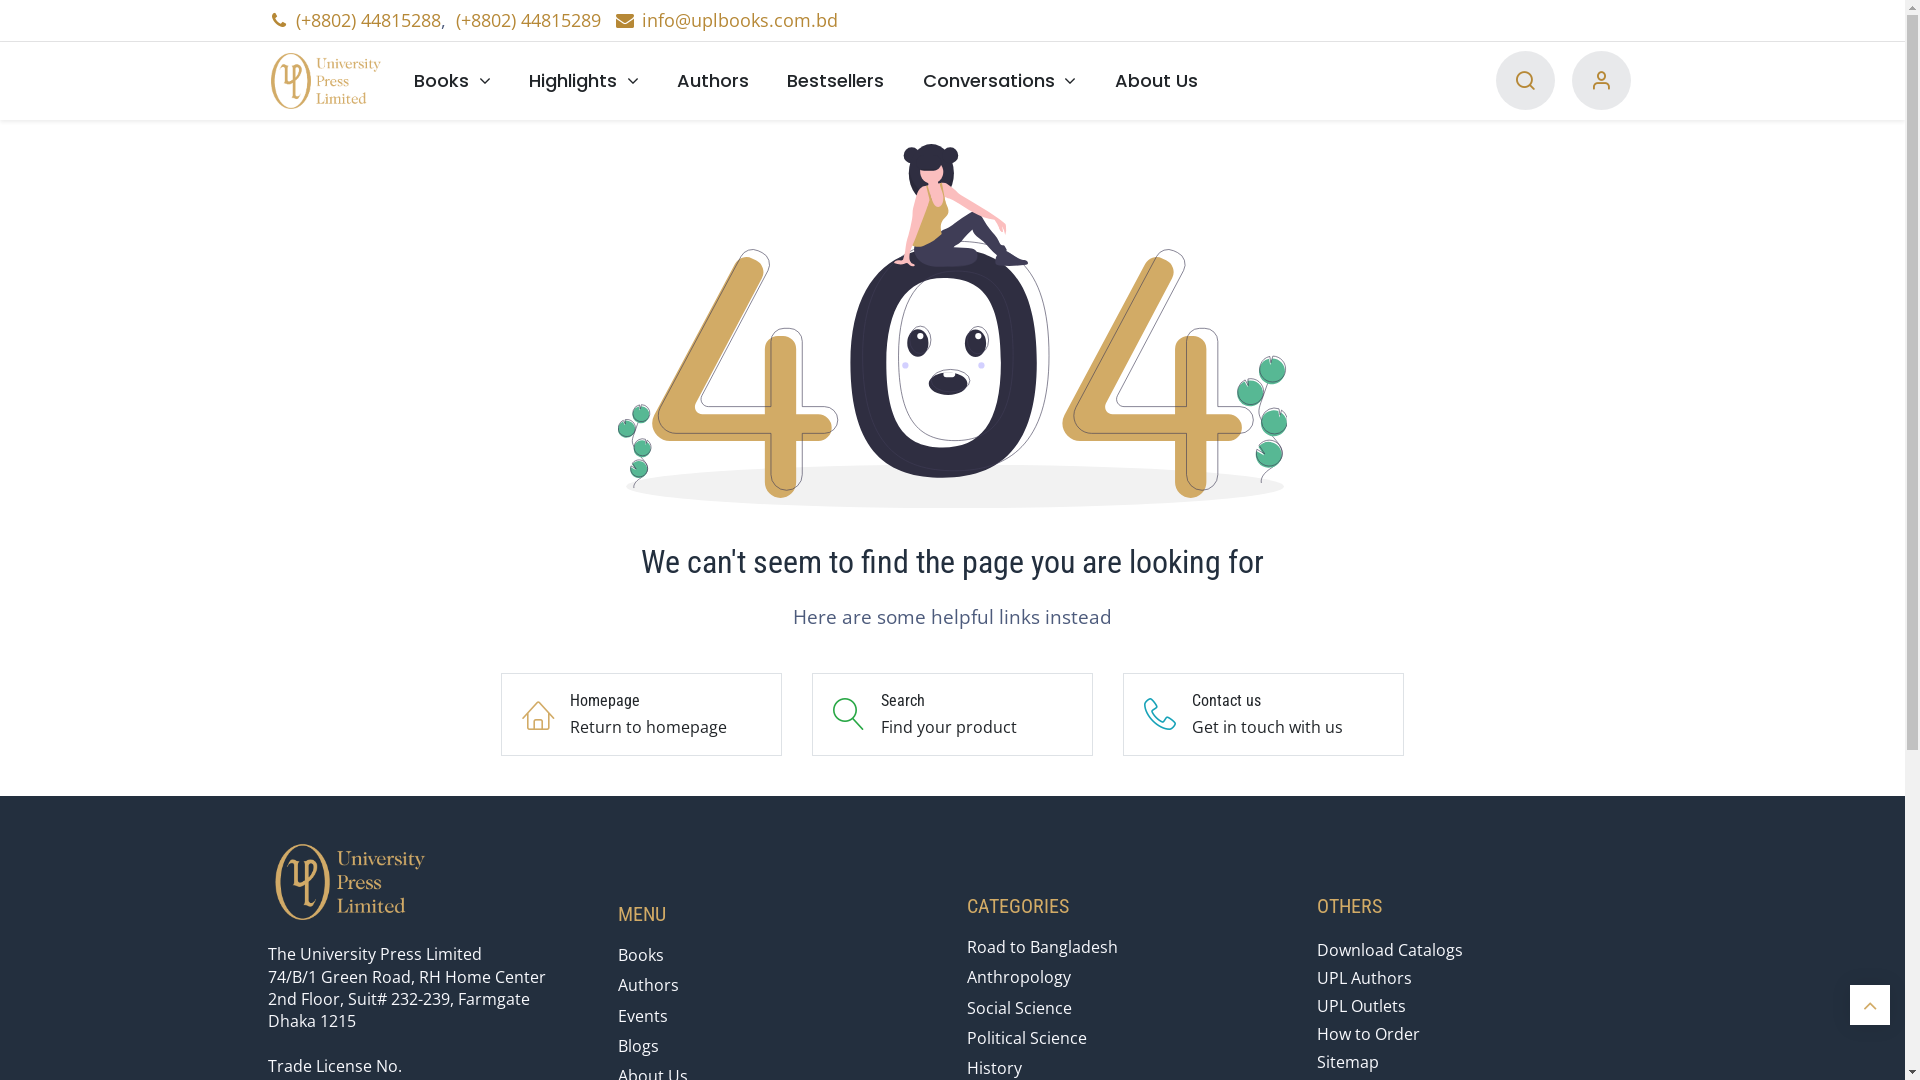 This screenshot has height=1080, width=1920. What do you see at coordinates (1041, 946) in the screenshot?
I see `'Road to Bangladesh'` at bounding box center [1041, 946].